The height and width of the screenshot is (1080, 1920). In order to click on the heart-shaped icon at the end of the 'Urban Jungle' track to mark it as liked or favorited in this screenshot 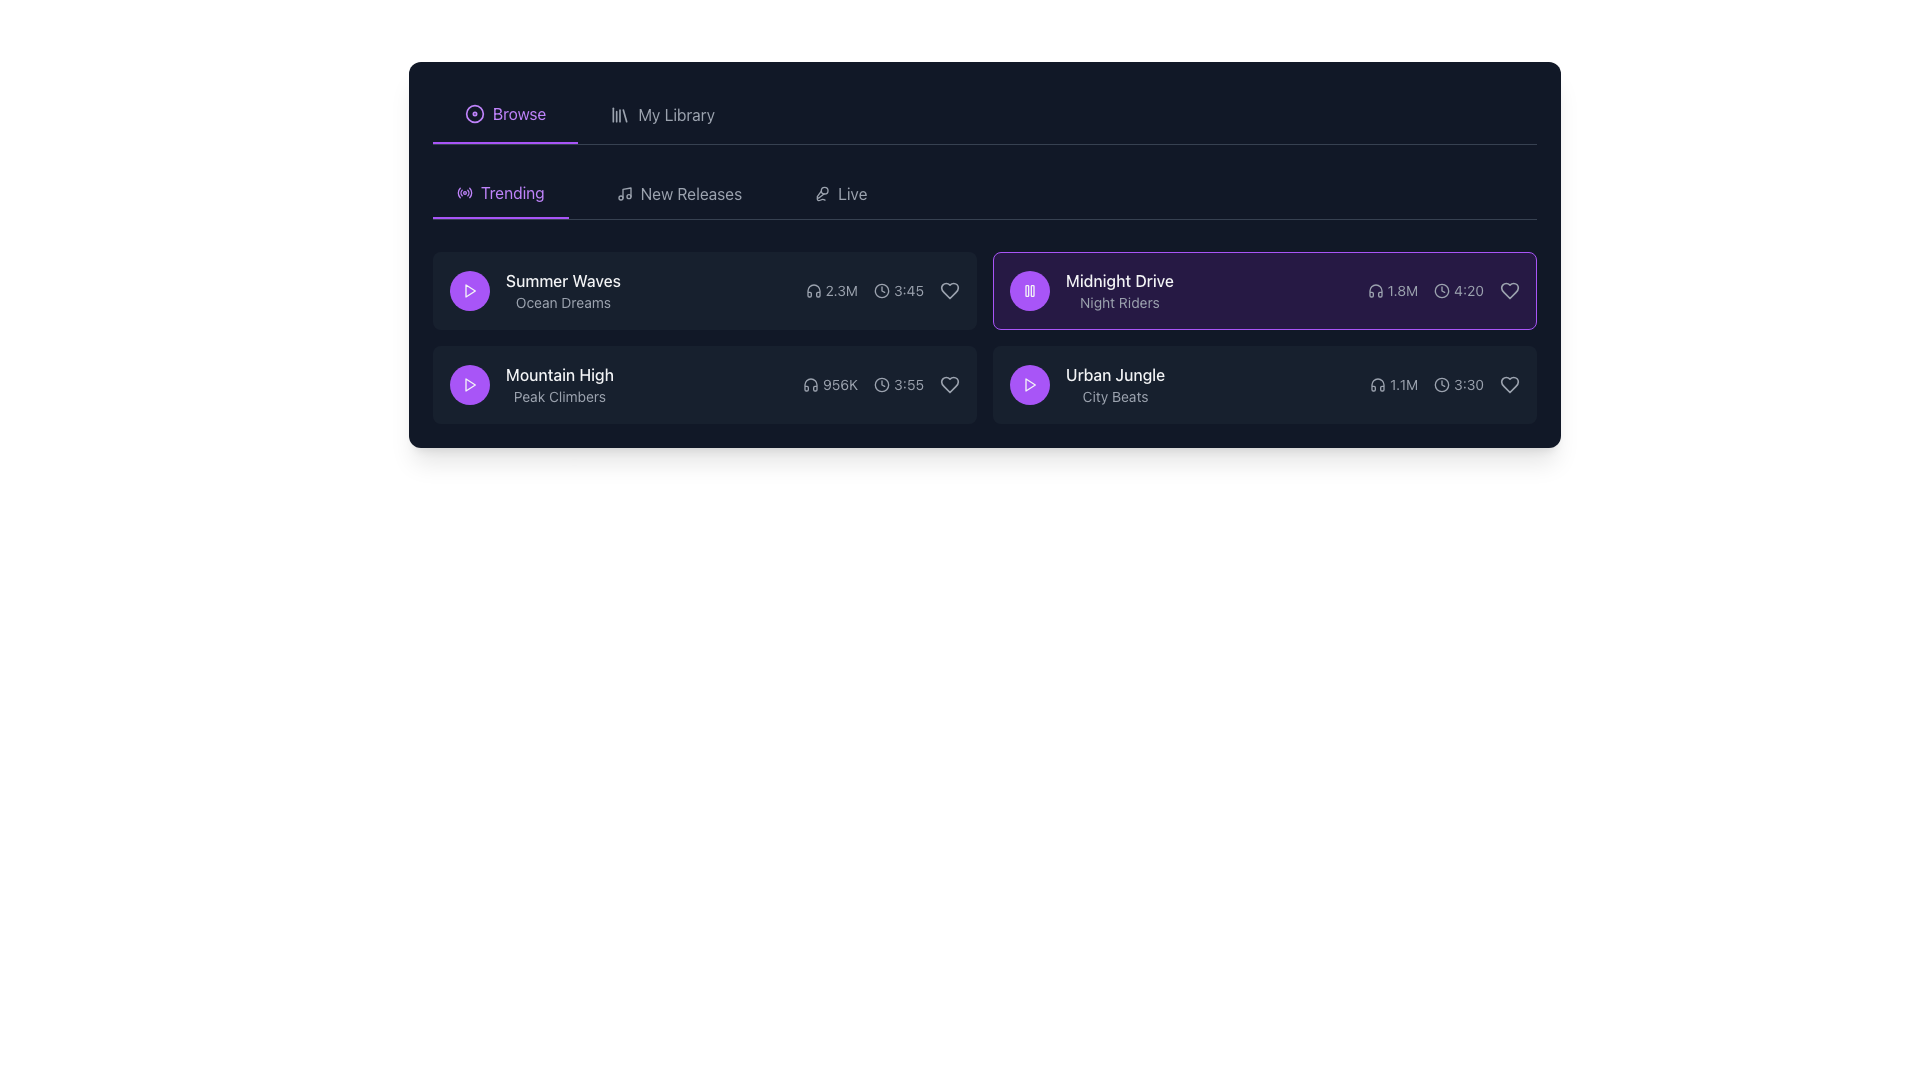, I will do `click(1510, 385)`.